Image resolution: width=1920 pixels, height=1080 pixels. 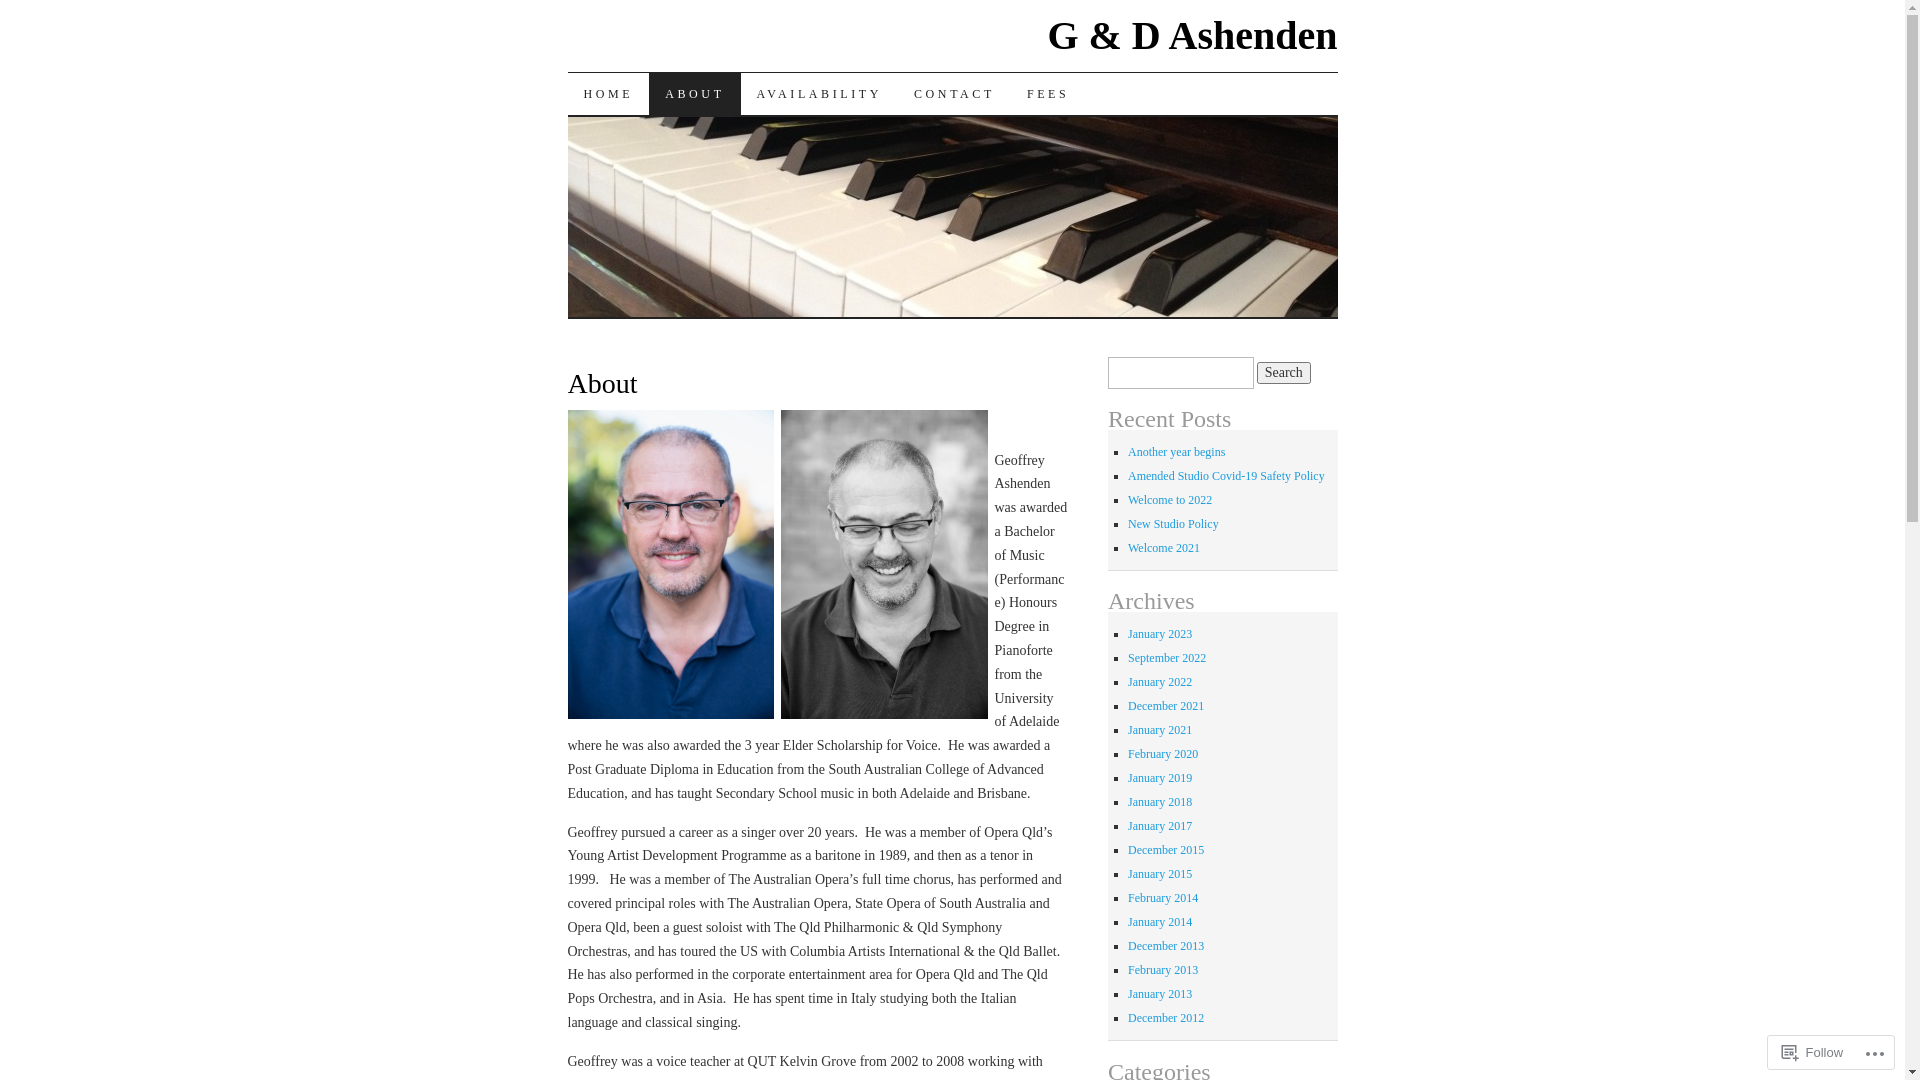 I want to click on 'CONTACT', so click(x=953, y=93).